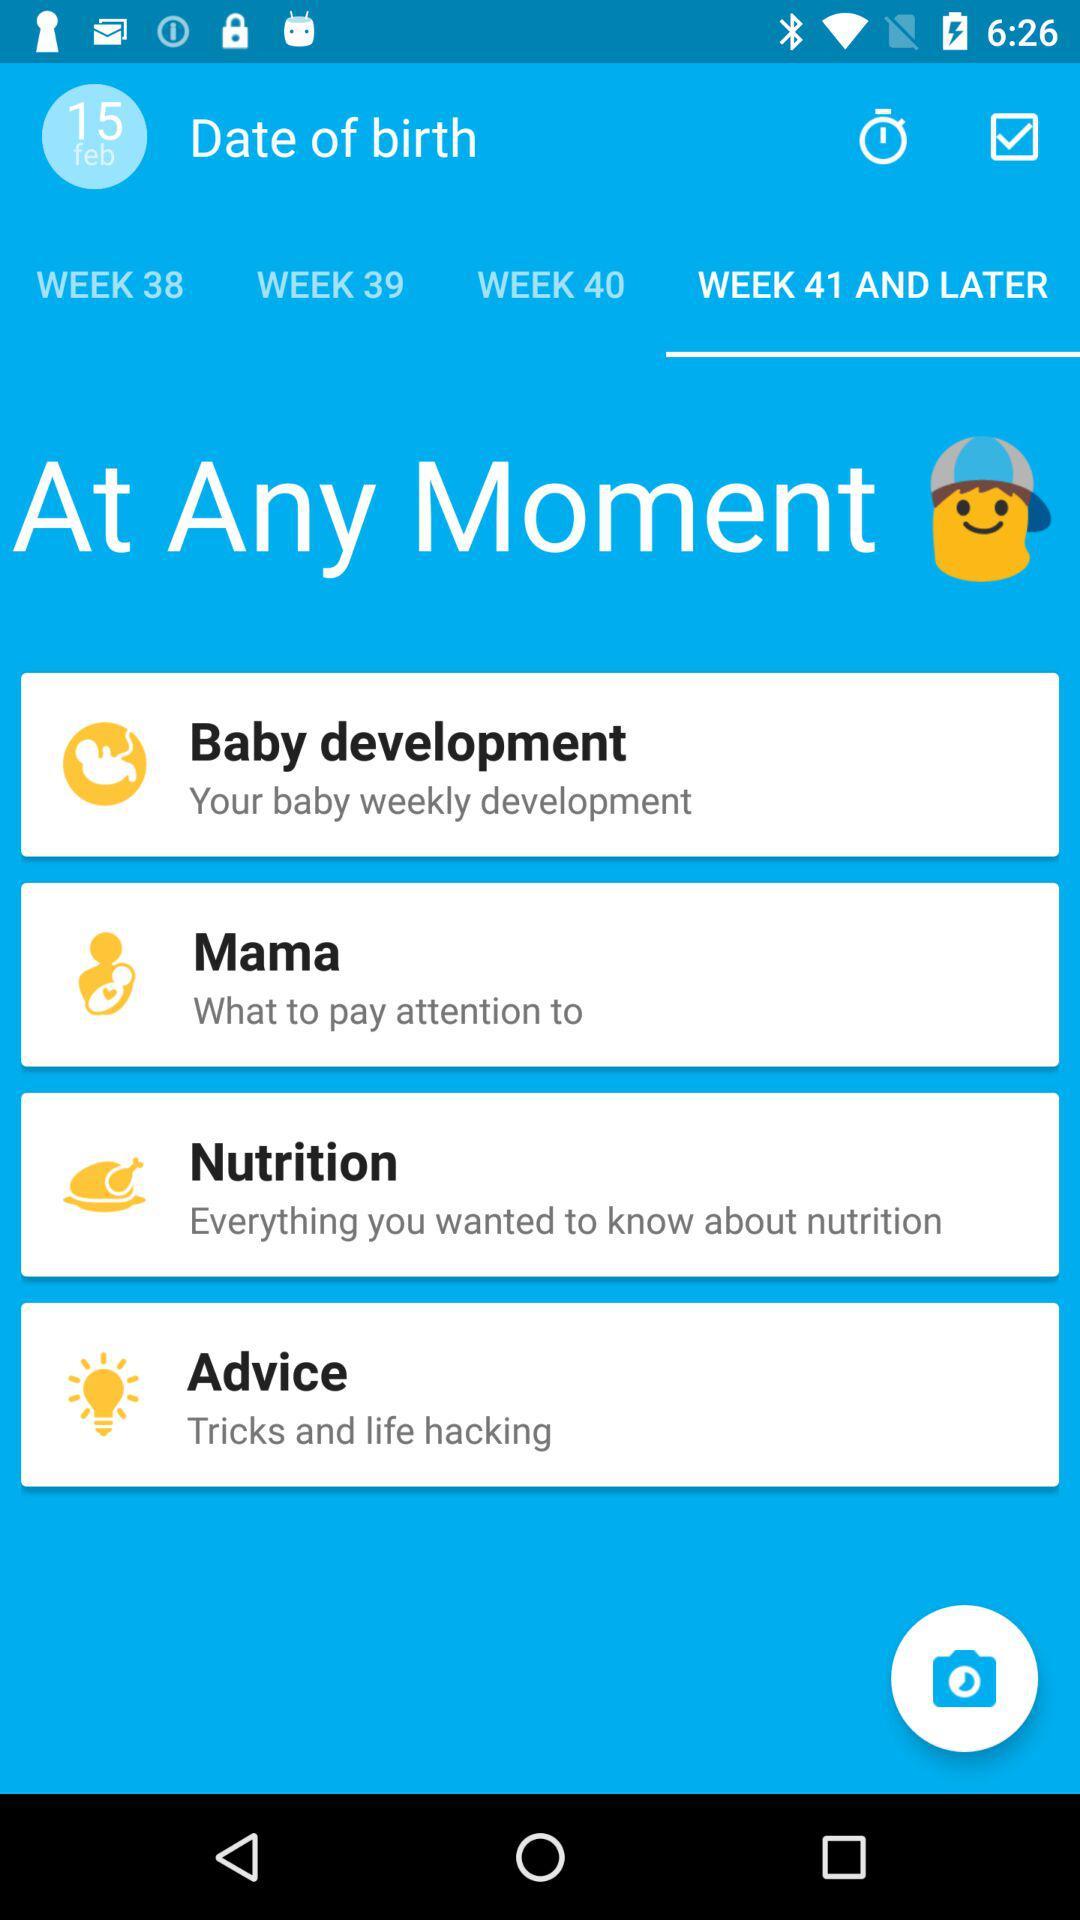  I want to click on the photo icon, so click(963, 1678).